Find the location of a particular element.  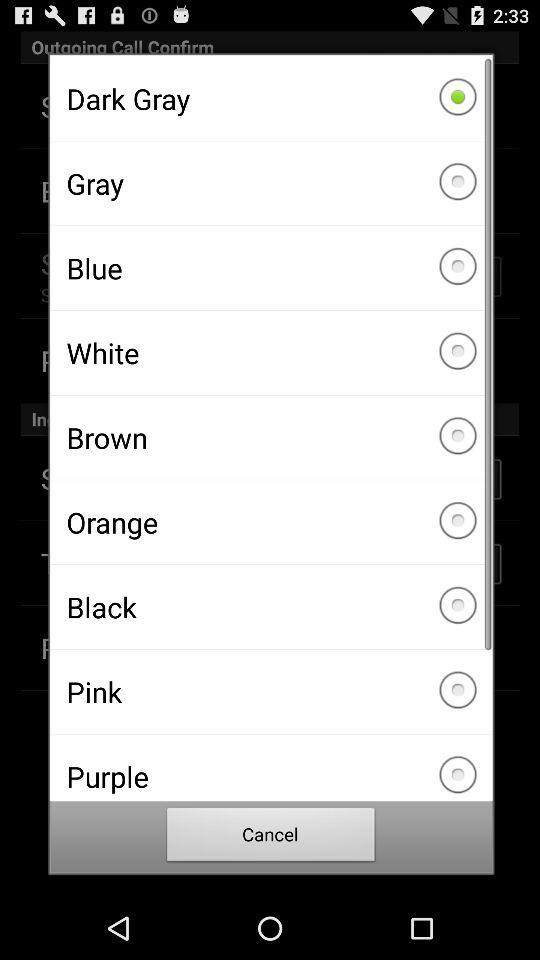

the icon below the purple icon is located at coordinates (270, 837).